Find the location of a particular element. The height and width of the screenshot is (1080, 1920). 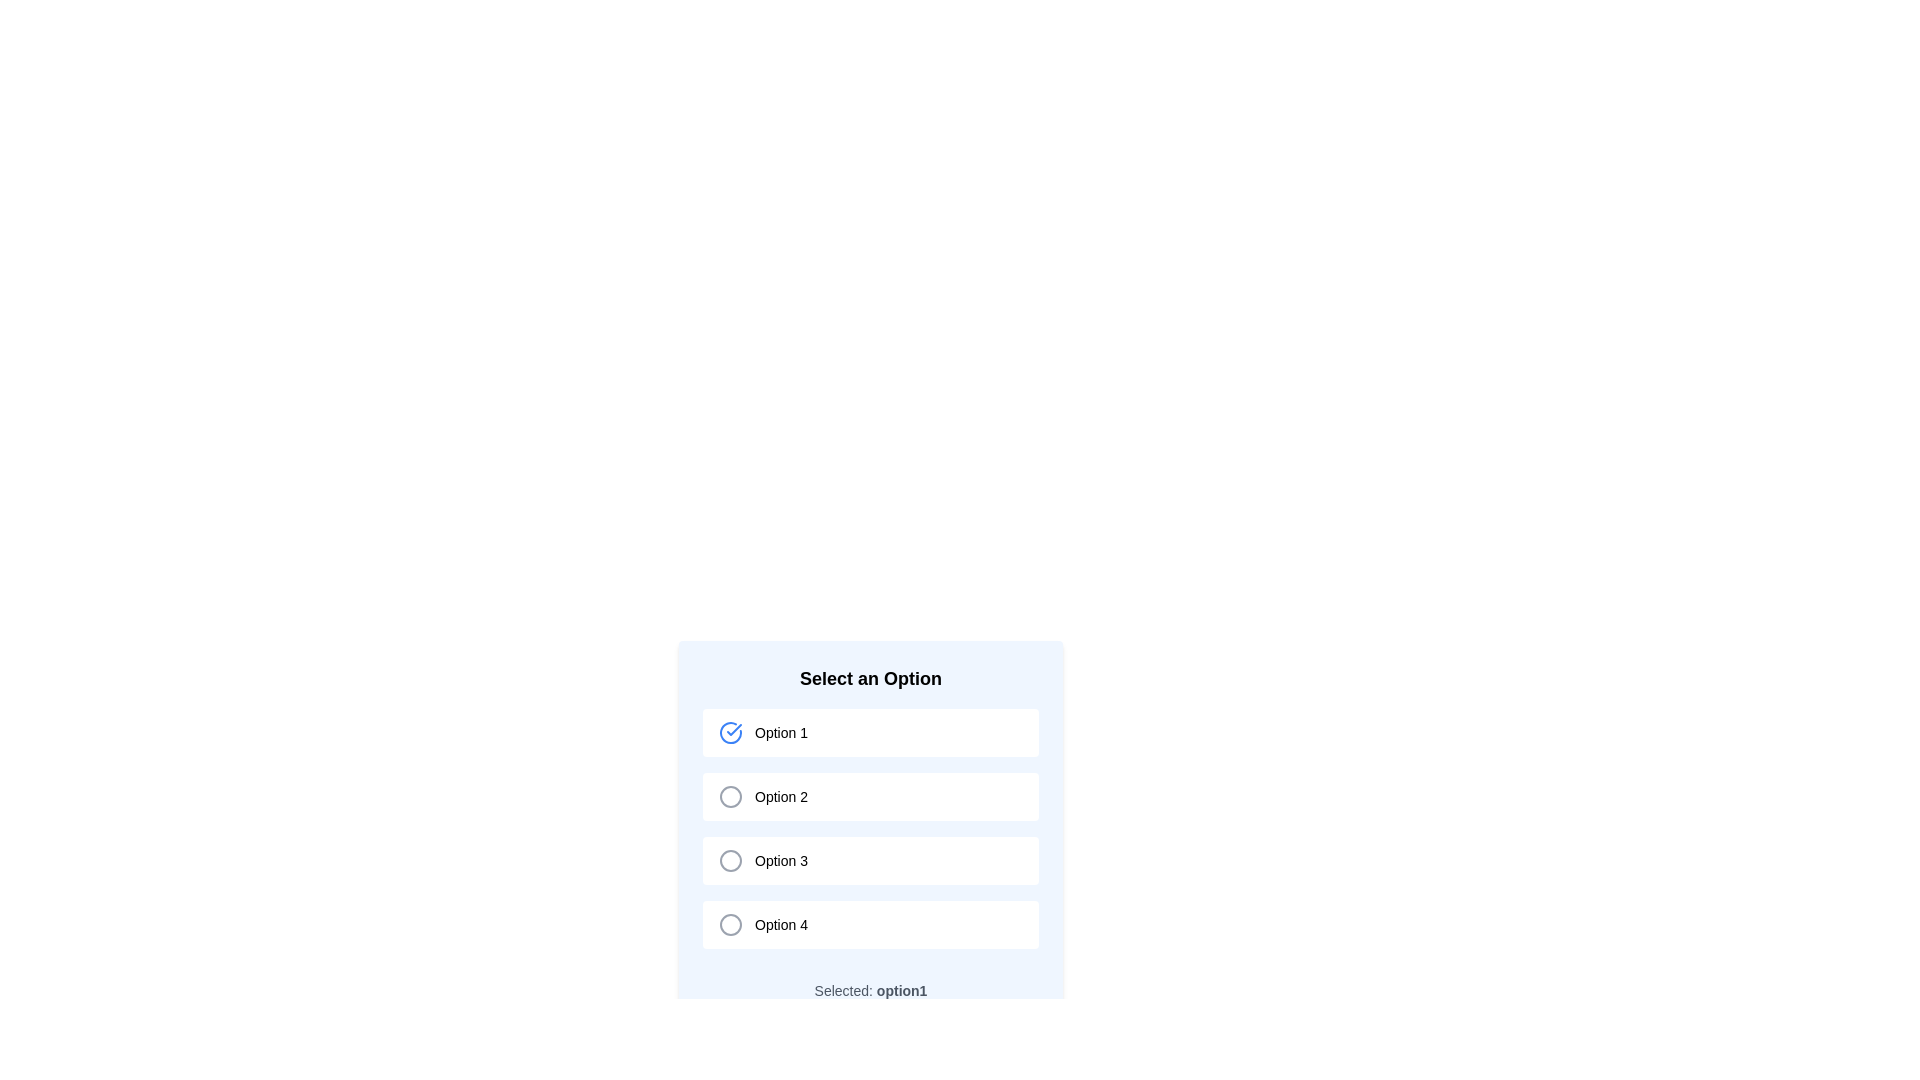

the second selectable list item labeled 'Option 2' is located at coordinates (870, 796).